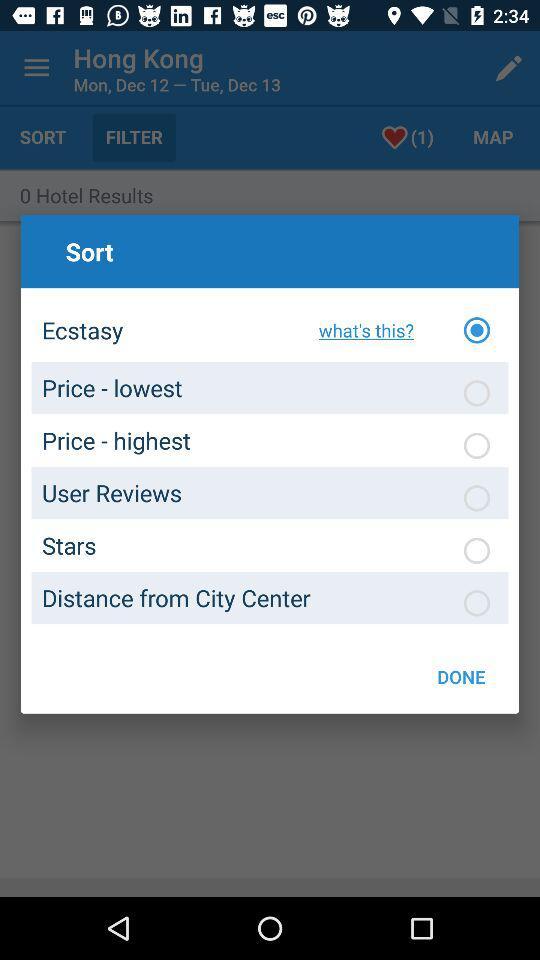 This screenshot has width=540, height=960. Describe the element at coordinates (475, 392) in the screenshot. I see `option` at that location.